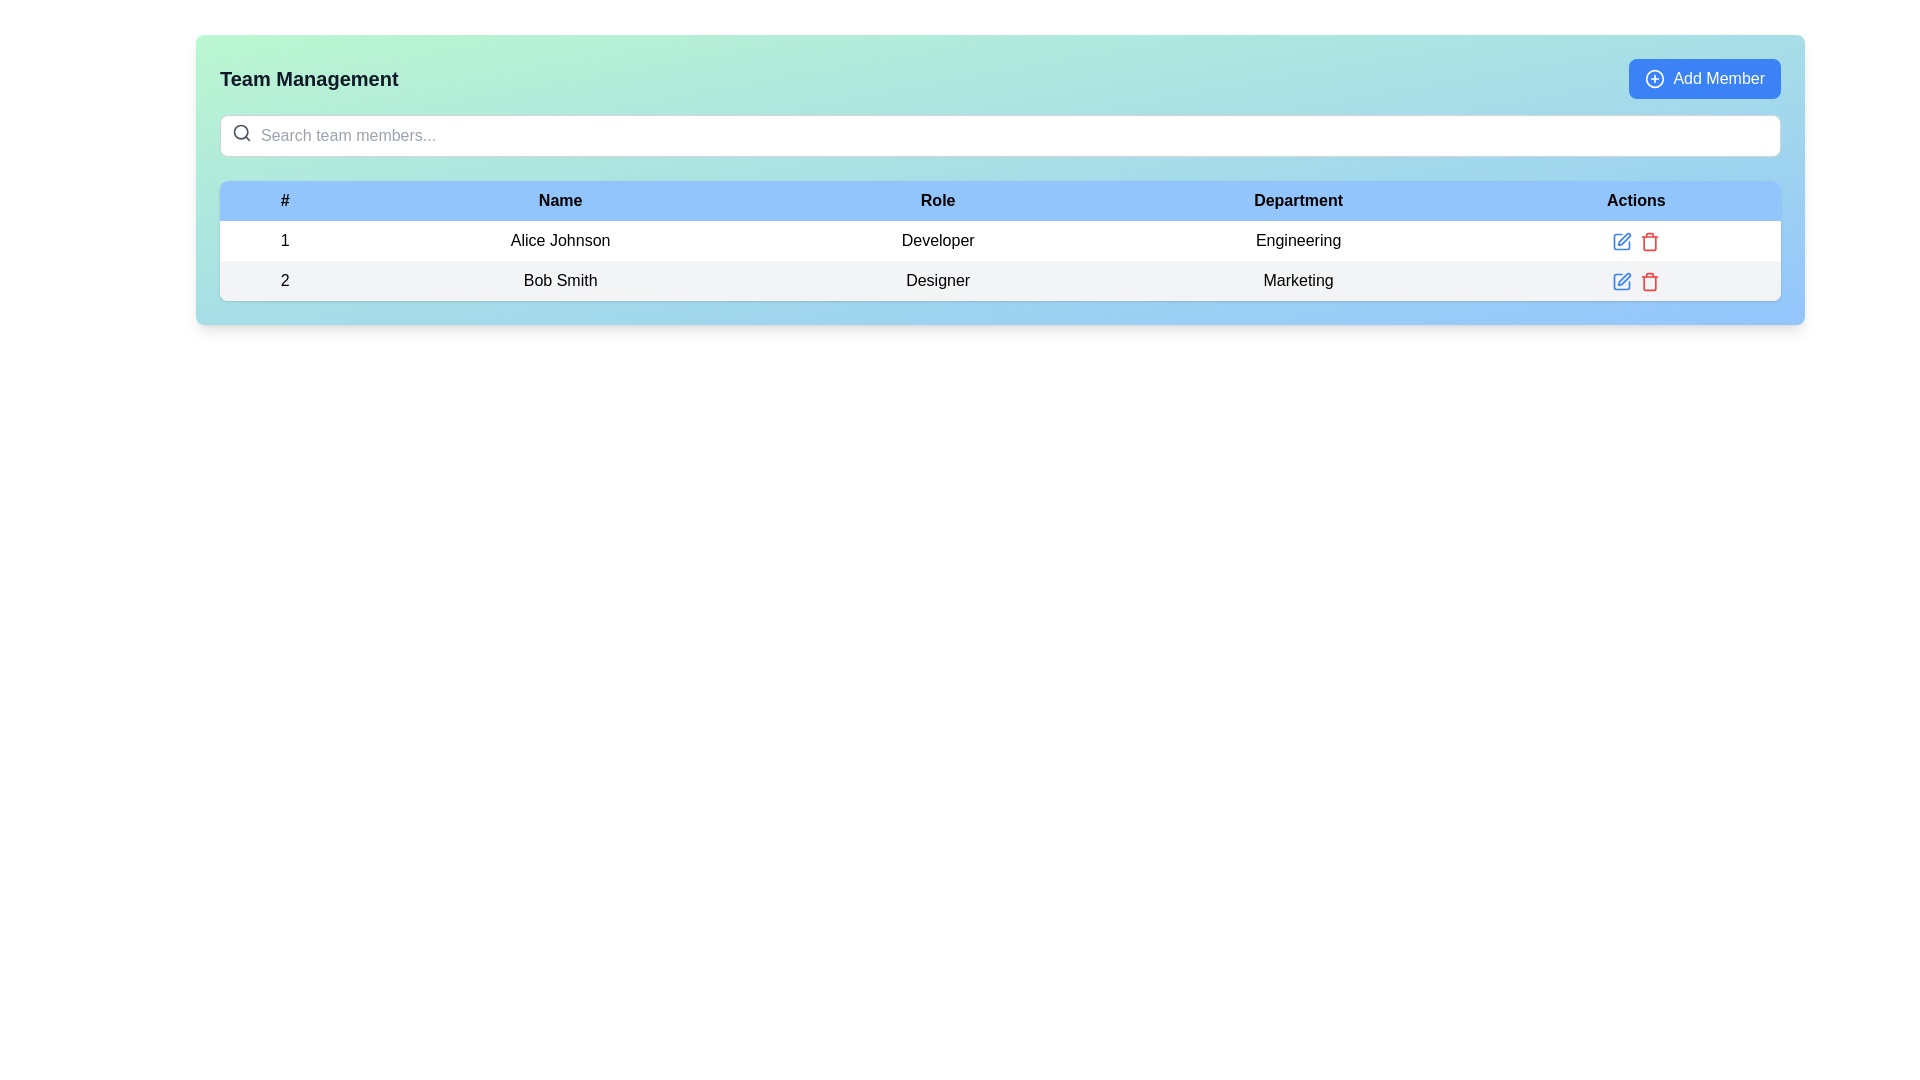 This screenshot has height=1080, width=1920. What do you see at coordinates (560, 281) in the screenshot?
I see `the Text label displaying the name 'Bob Smith' in the second row of the table under the 'Name' column` at bounding box center [560, 281].